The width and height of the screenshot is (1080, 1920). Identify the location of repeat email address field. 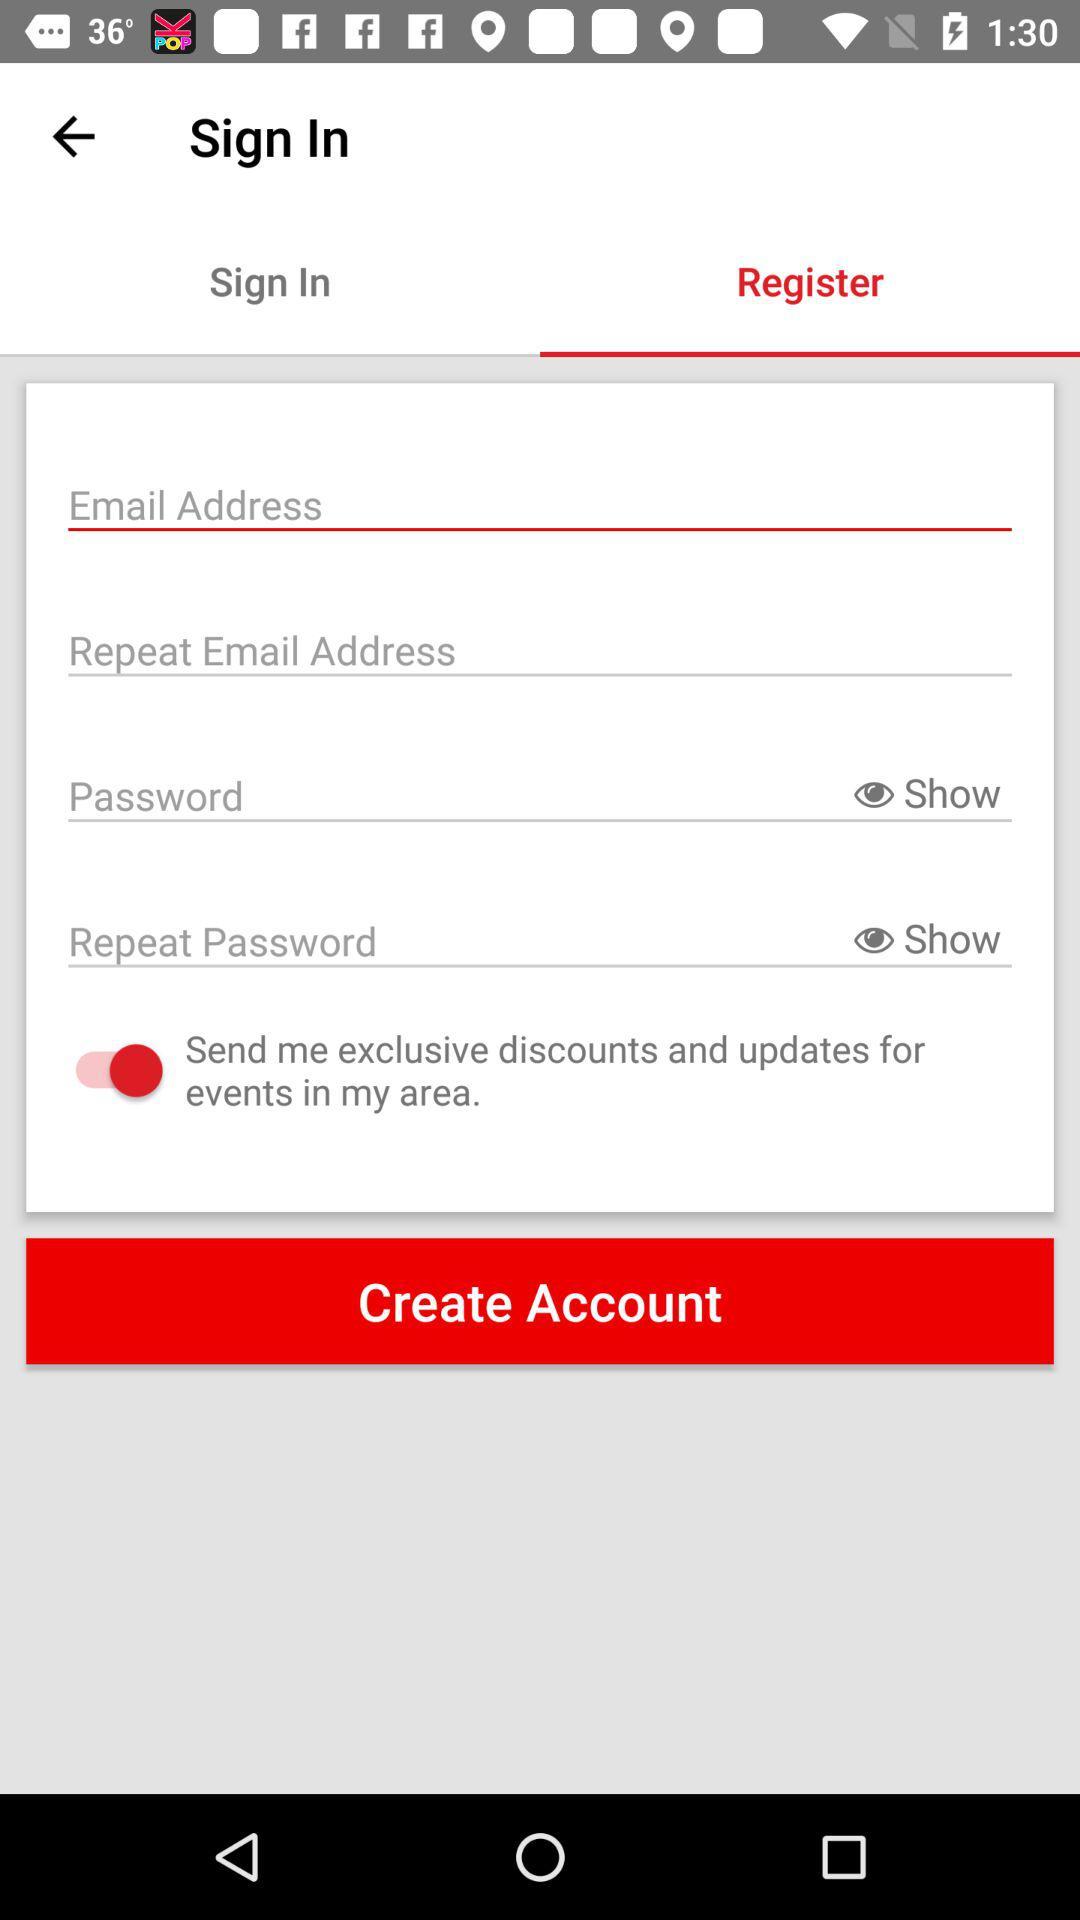
(540, 648).